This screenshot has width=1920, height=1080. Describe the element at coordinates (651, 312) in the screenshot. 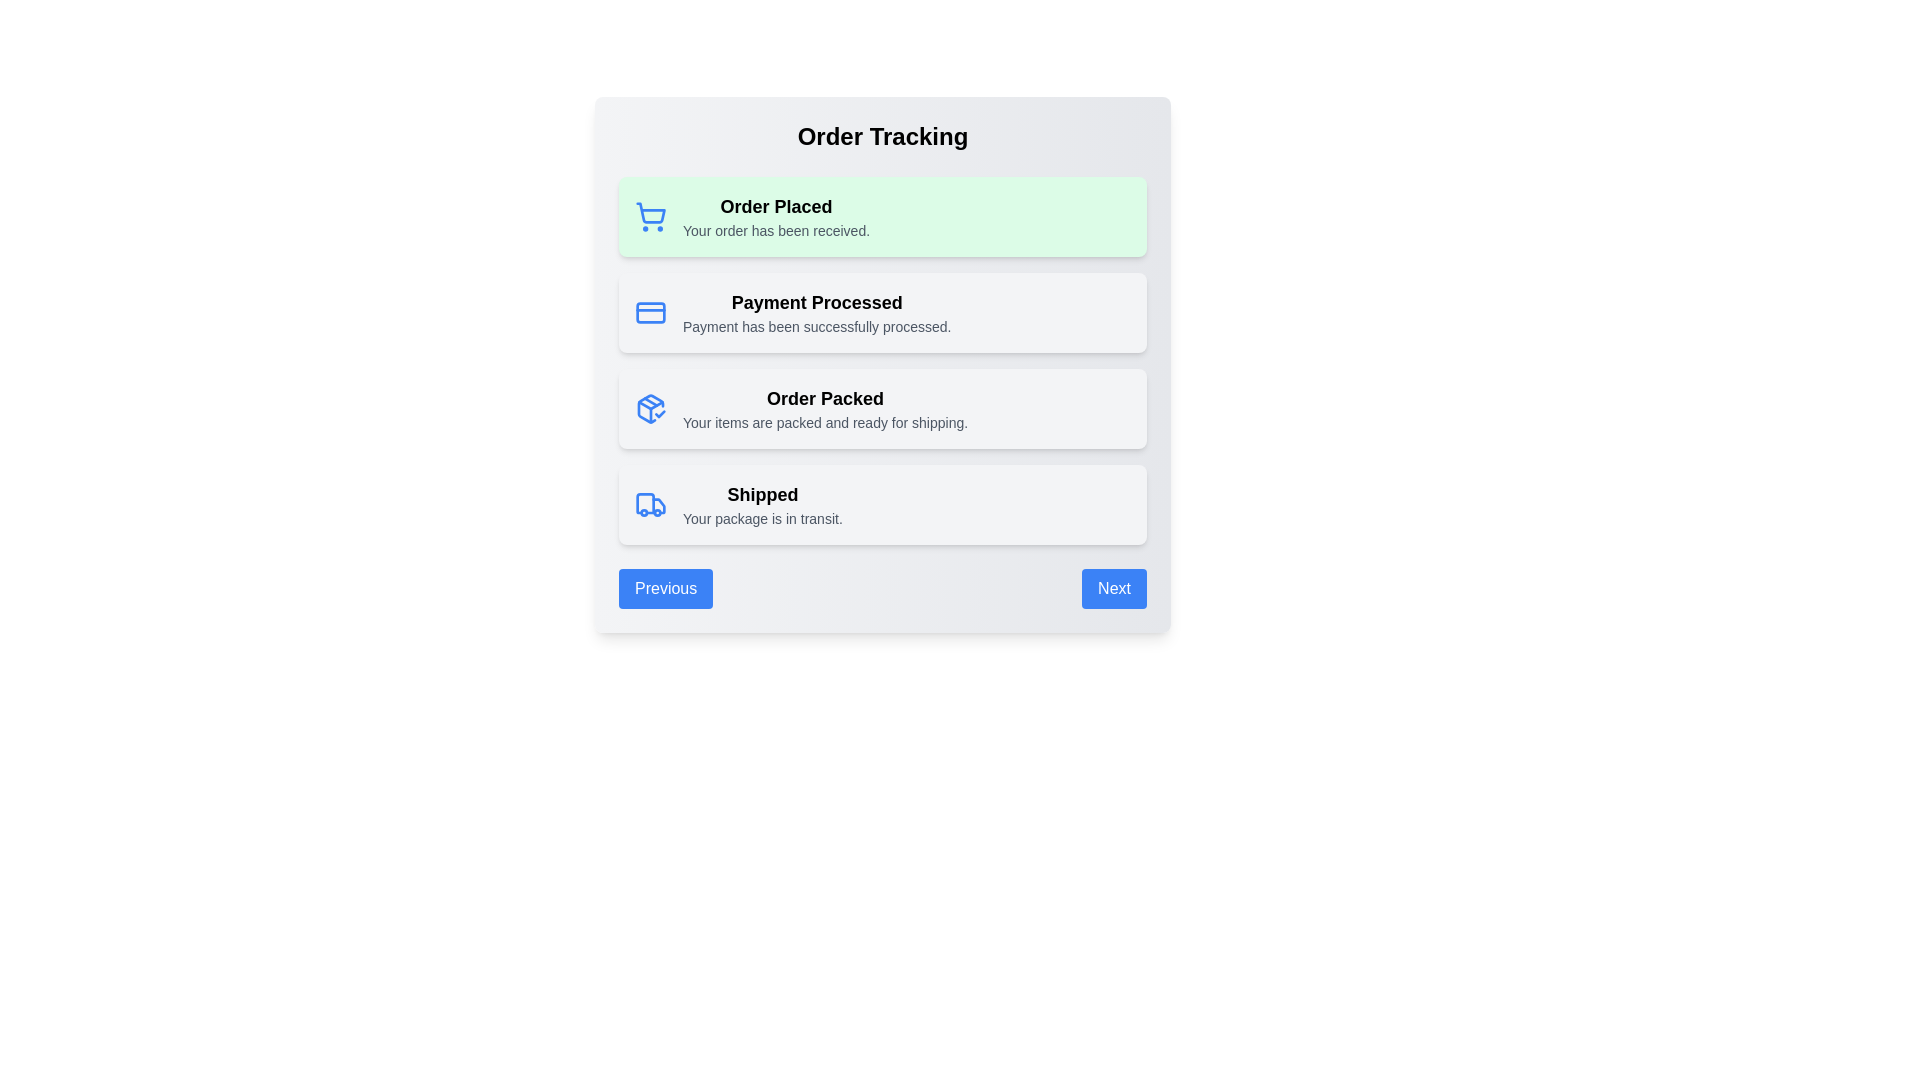

I see `the rectangle with rounded corners displayed within the credit card icon, which is adjacent to the 'Payment Processed' label` at that location.